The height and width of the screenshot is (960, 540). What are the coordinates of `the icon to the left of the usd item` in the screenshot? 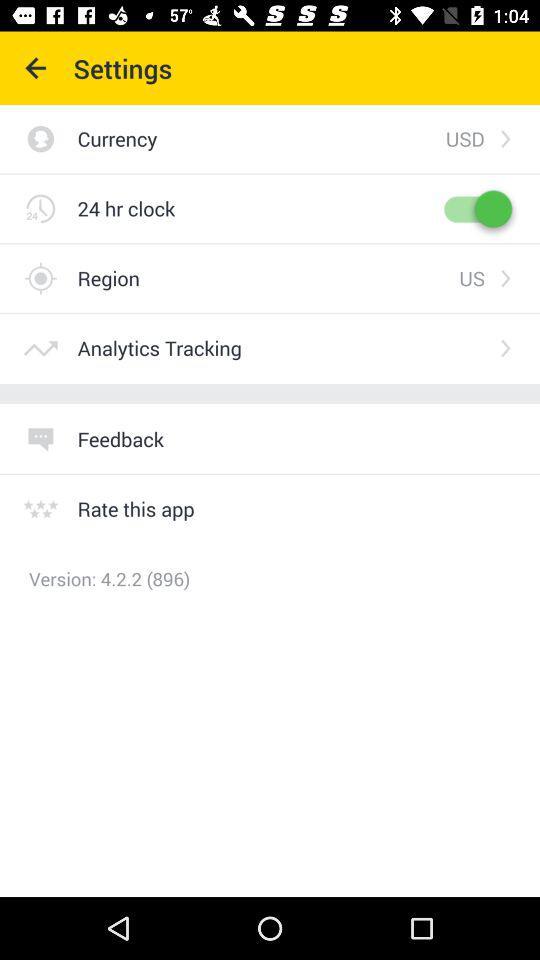 It's located at (261, 137).